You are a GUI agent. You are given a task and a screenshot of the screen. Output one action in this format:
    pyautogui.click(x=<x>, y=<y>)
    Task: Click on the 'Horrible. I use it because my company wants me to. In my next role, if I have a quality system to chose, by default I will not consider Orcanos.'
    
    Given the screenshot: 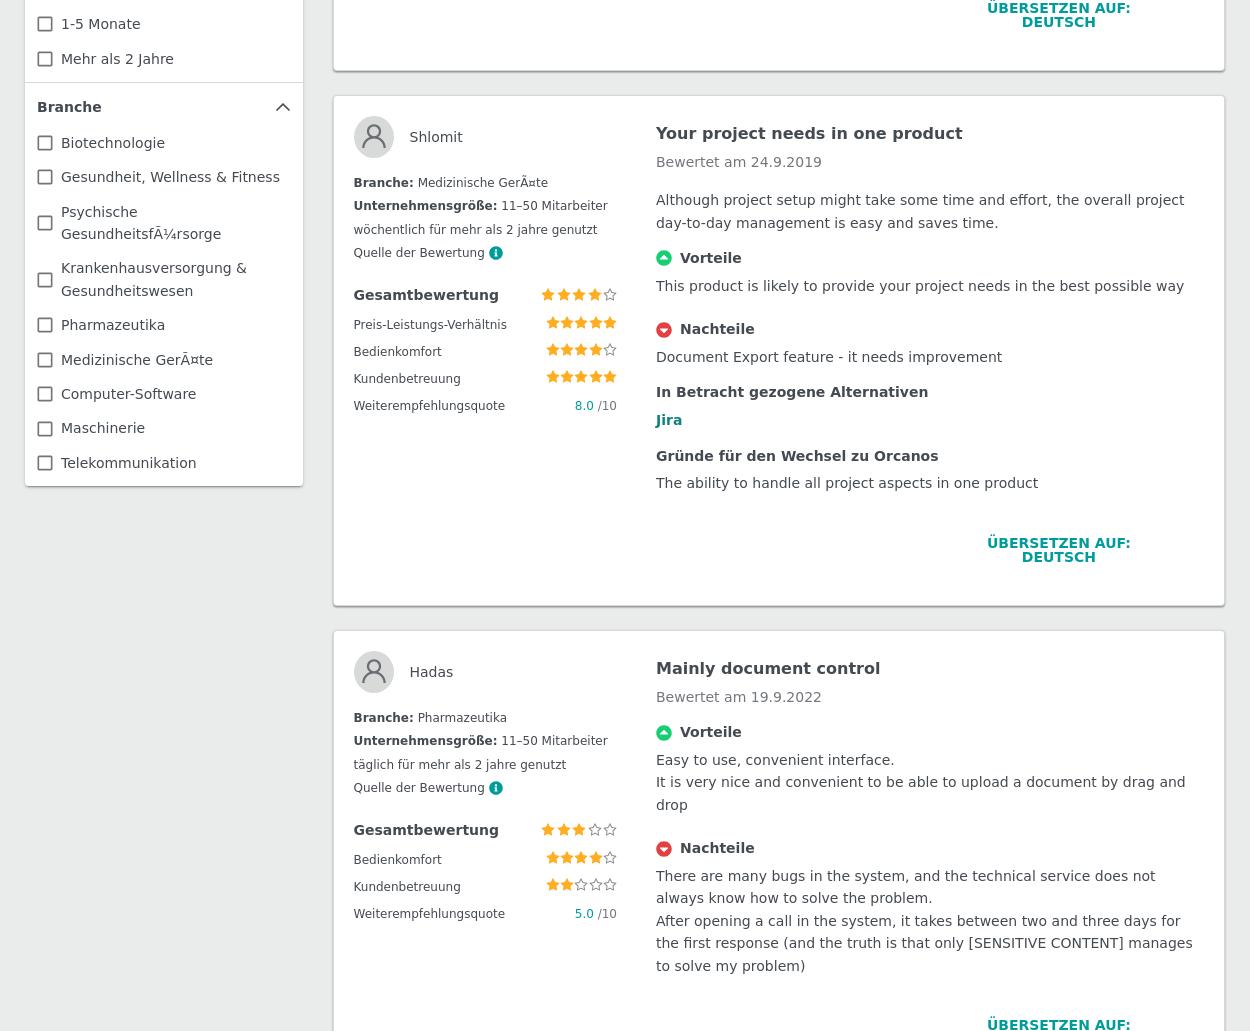 What is the action you would take?
    pyautogui.click(x=925, y=399)
    